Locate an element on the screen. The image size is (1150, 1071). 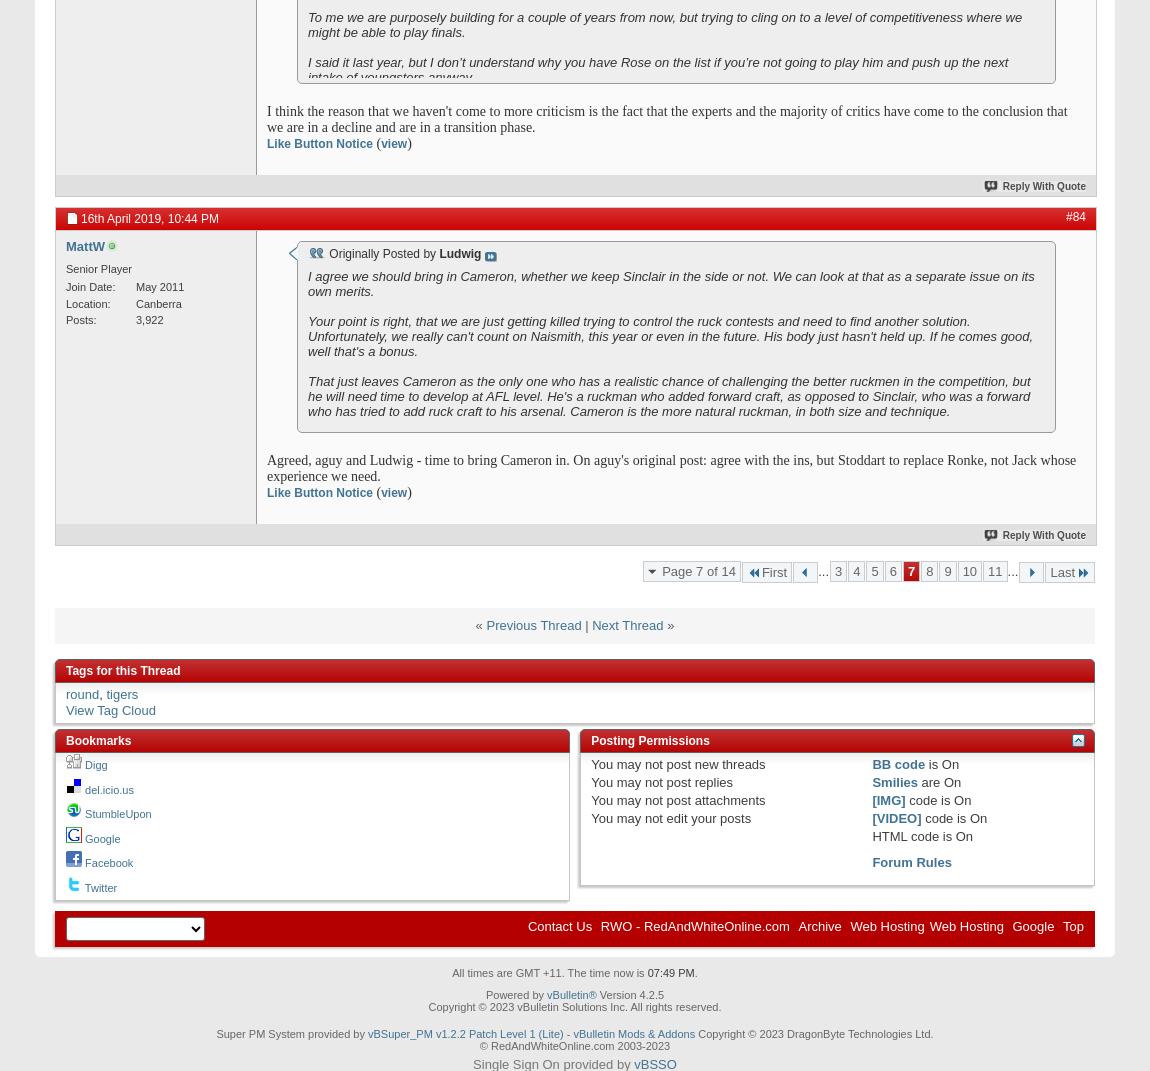
'Version 4.2.5' is located at coordinates (628, 993).